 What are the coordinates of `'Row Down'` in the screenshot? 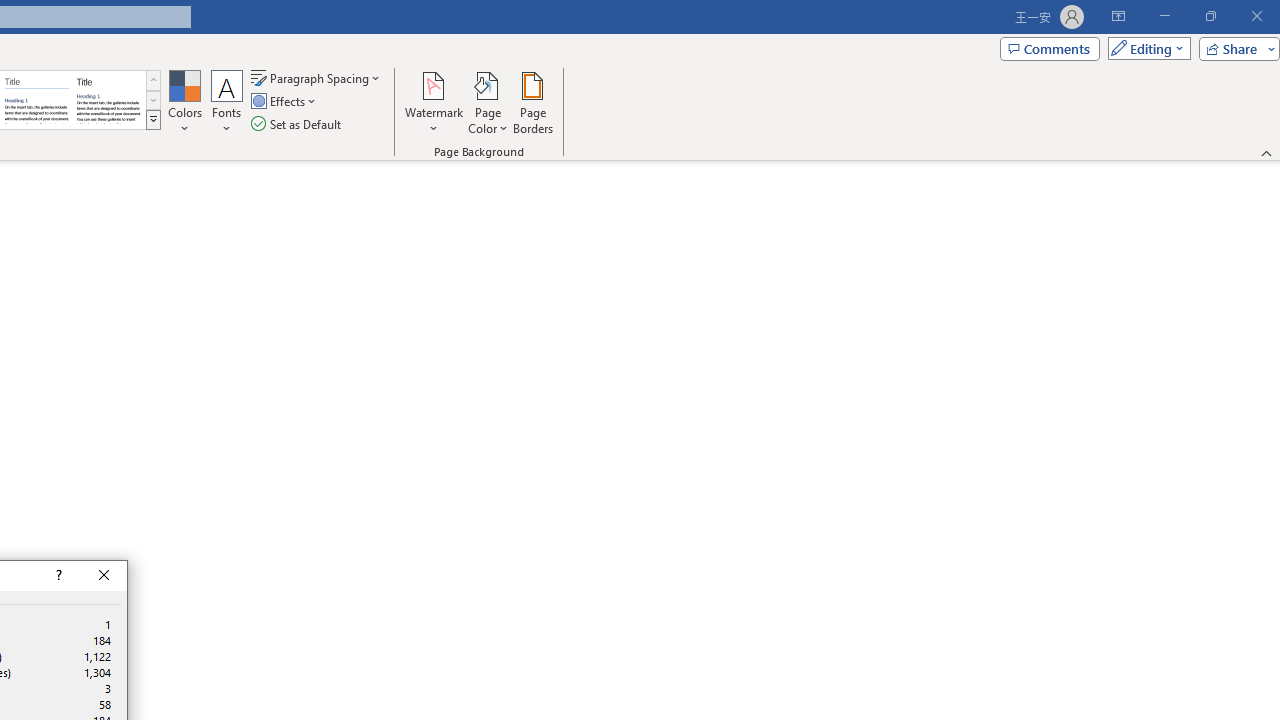 It's located at (152, 100).